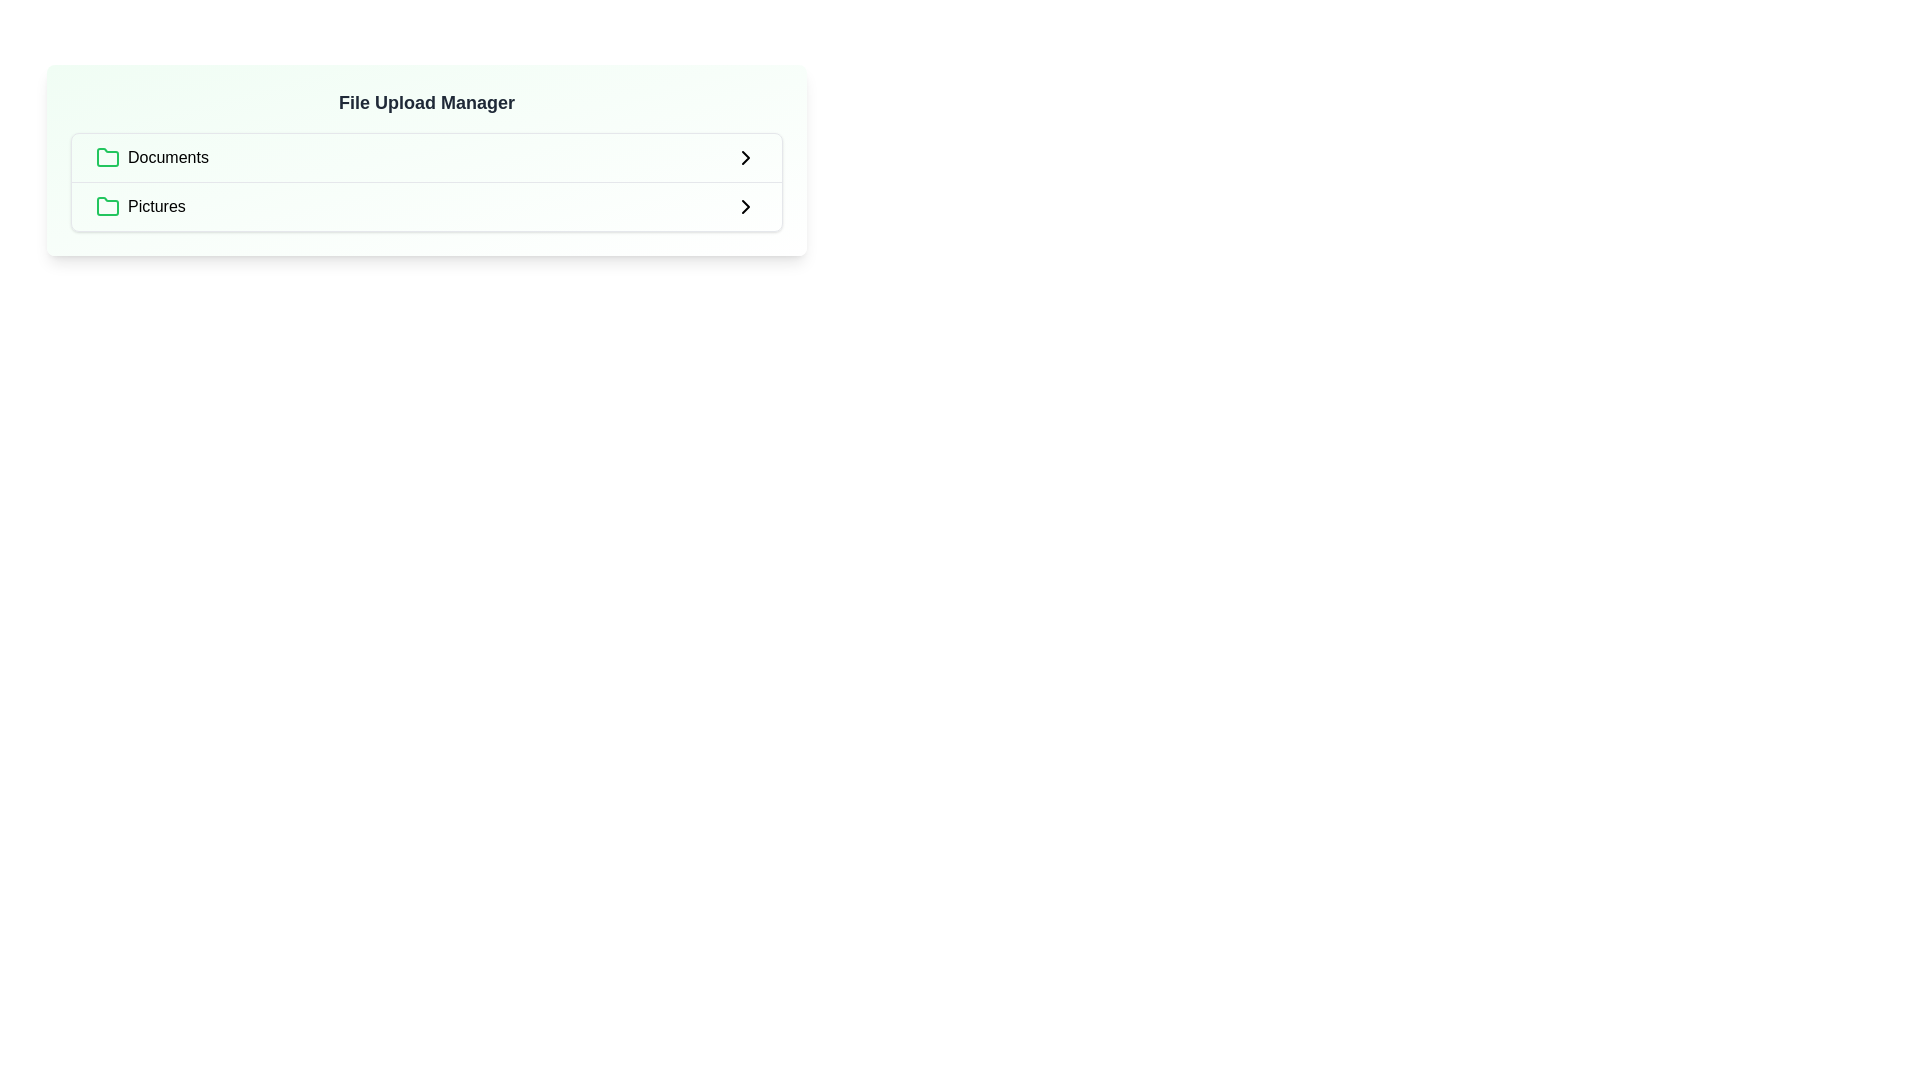 This screenshot has height=1080, width=1920. Describe the element at coordinates (151, 157) in the screenshot. I see `the list item labeled 'Documents' with a green folder icon located in the first row of the 'File Upload Manager' section` at that location.